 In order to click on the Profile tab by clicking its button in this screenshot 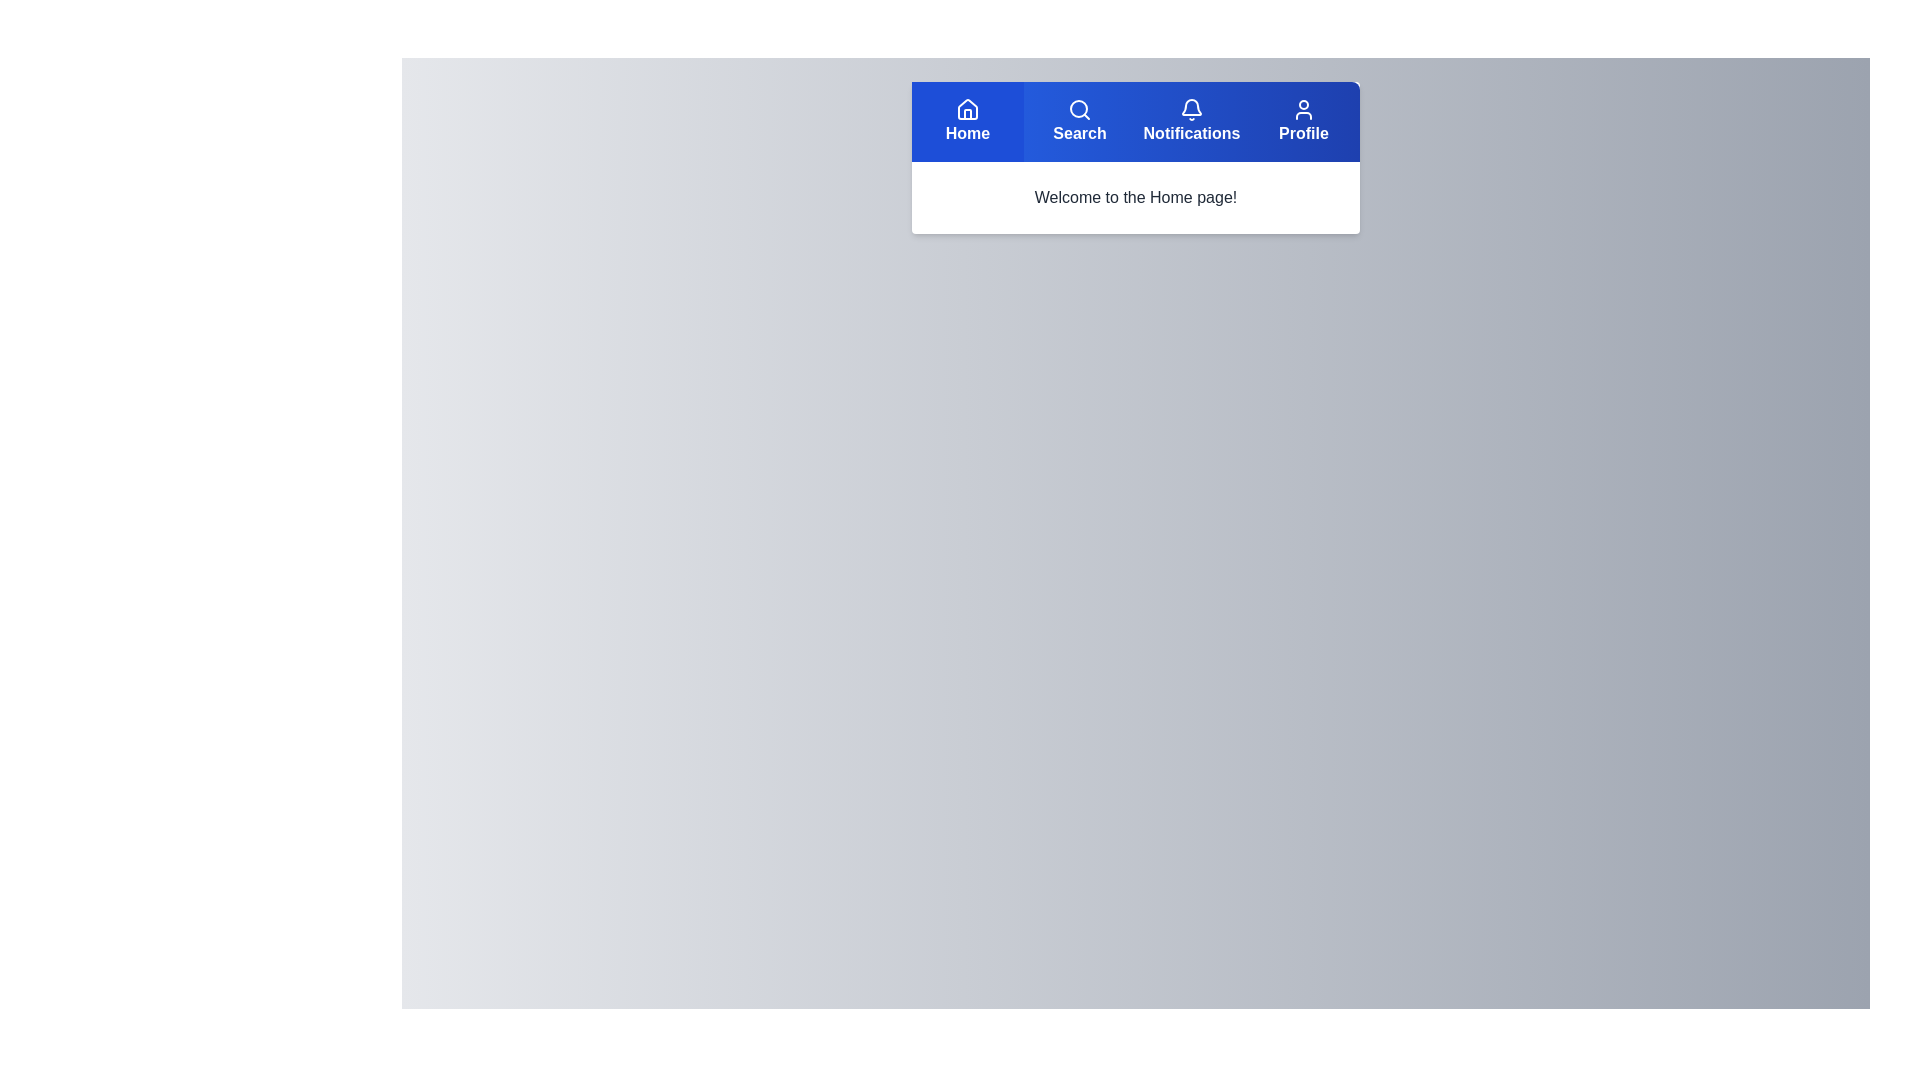, I will do `click(1304, 122)`.